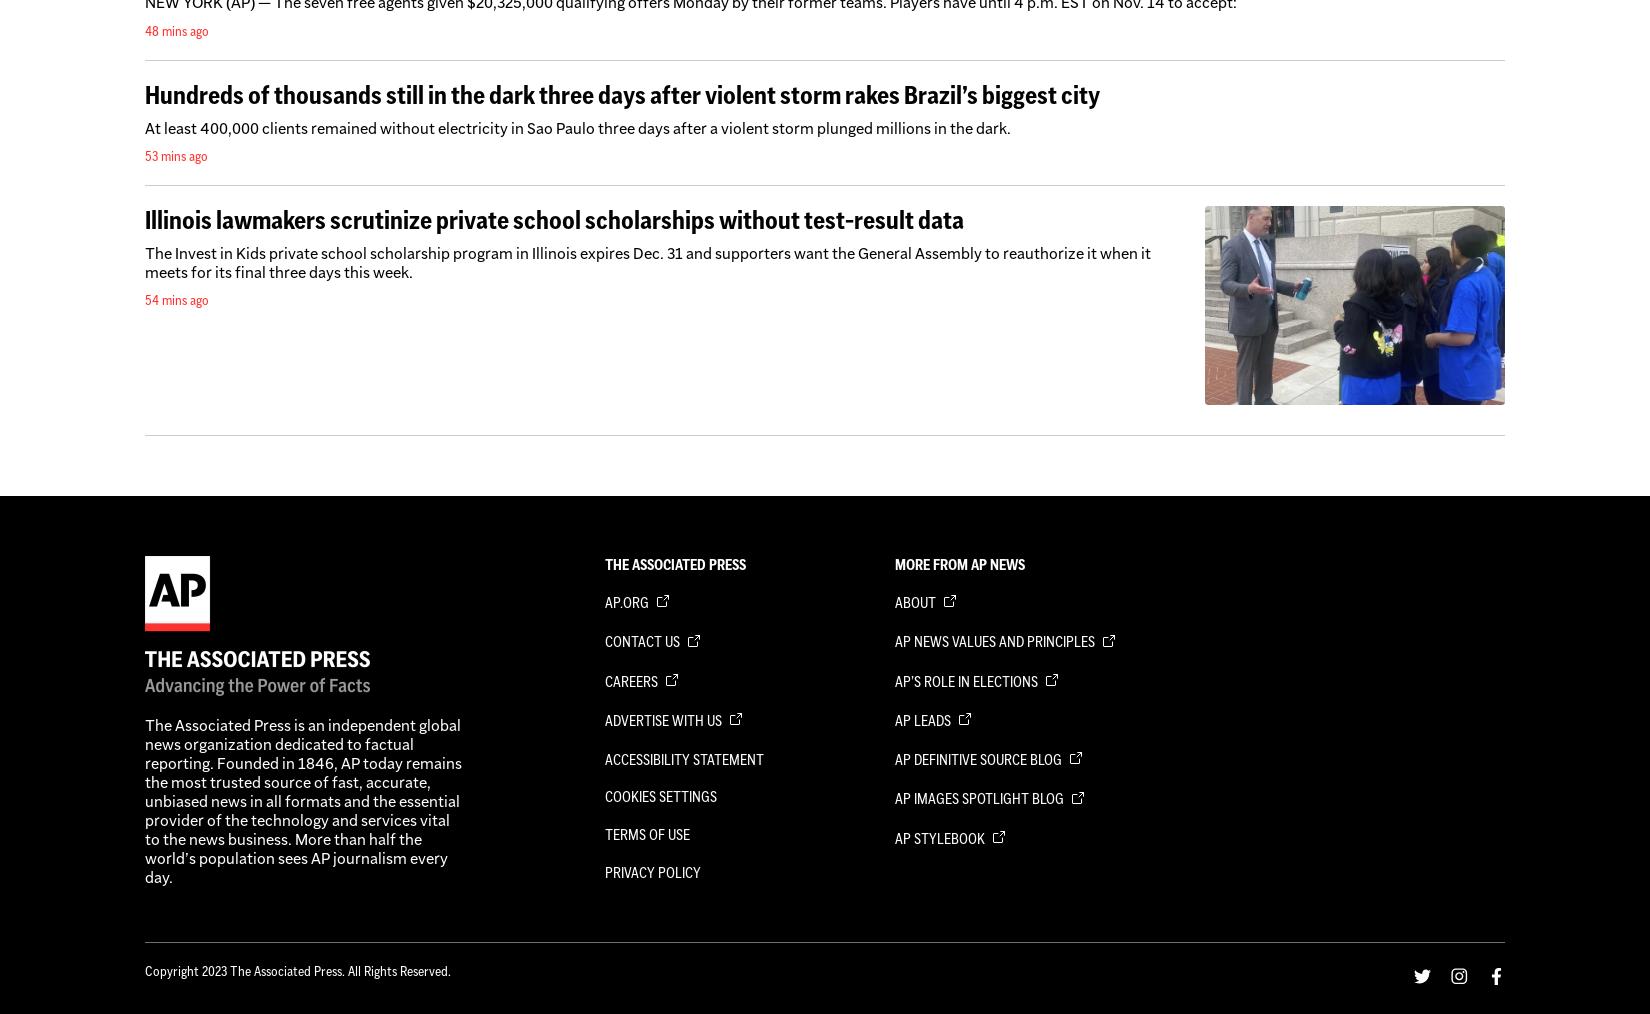 Image resolution: width=1650 pixels, height=1014 pixels. What do you see at coordinates (683, 758) in the screenshot?
I see `'Accessibility Statement'` at bounding box center [683, 758].